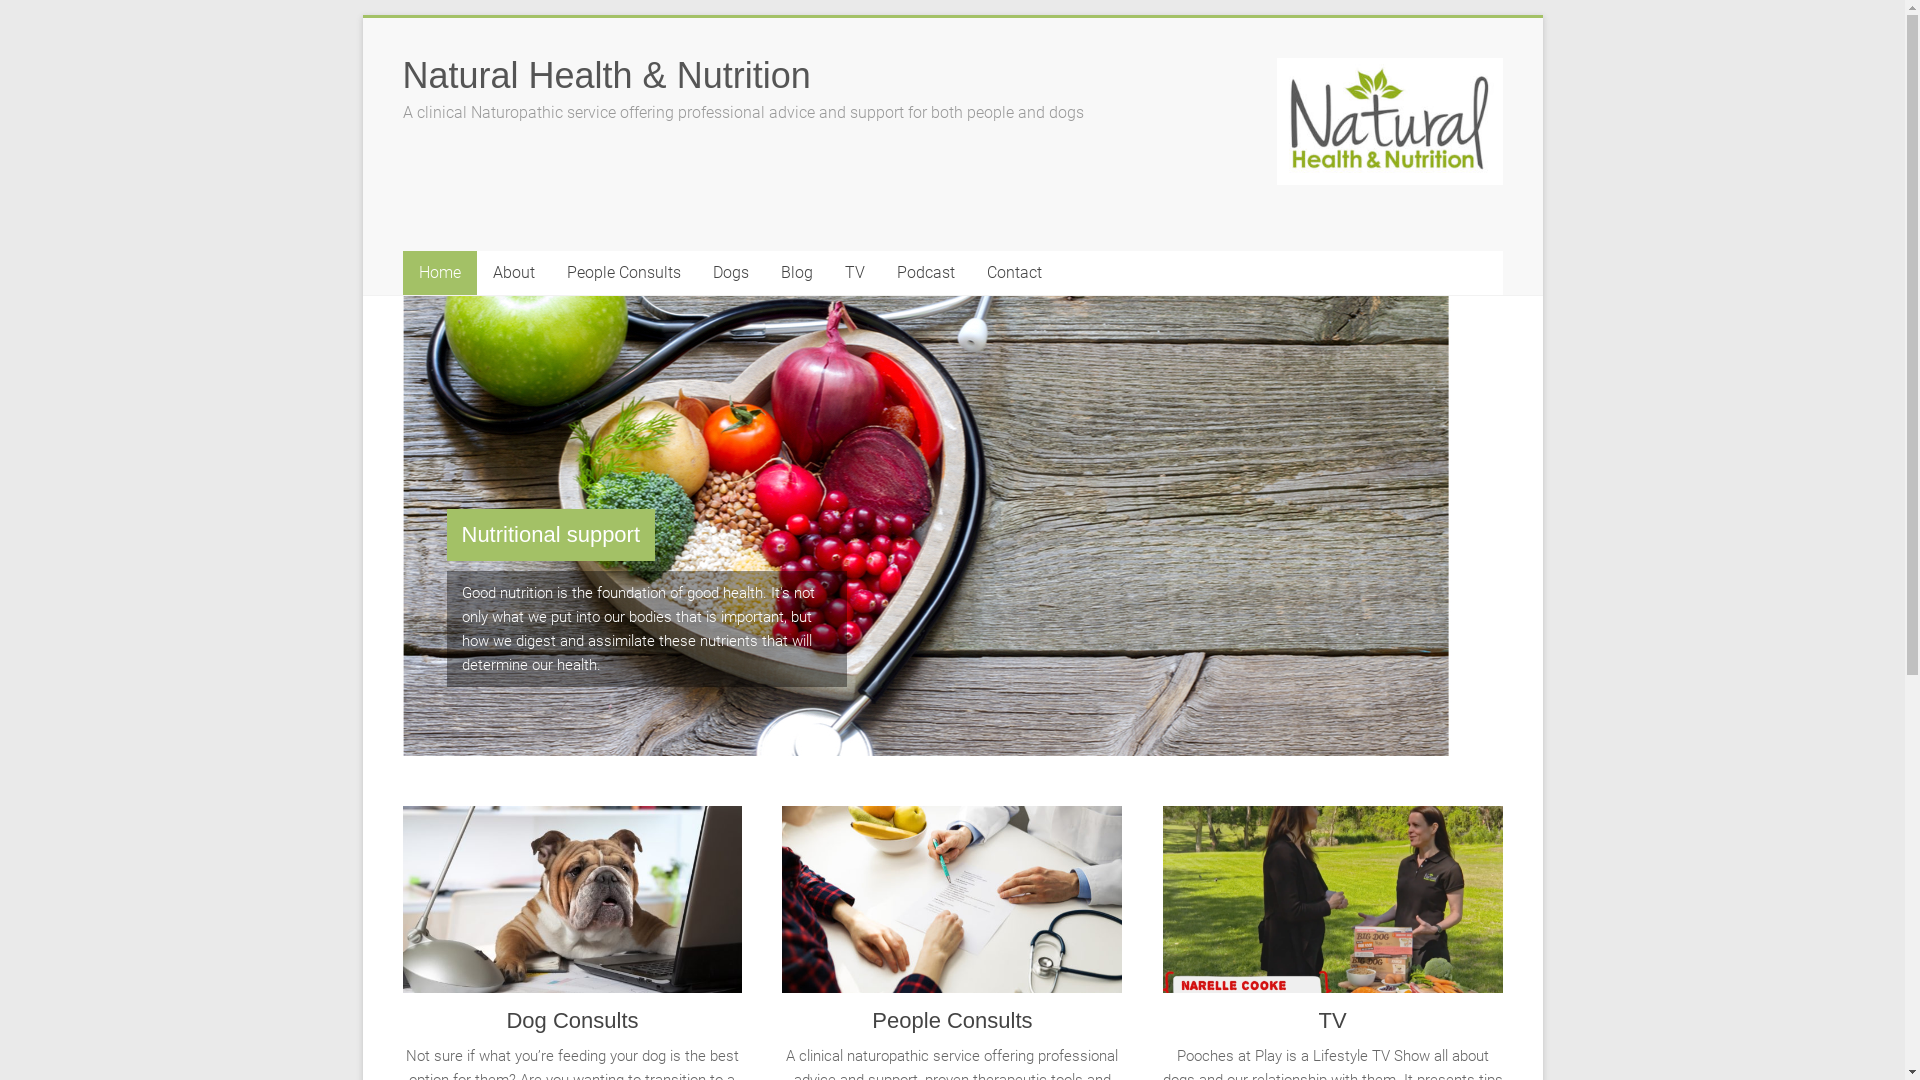 This screenshot has width=1920, height=1080. I want to click on 'Contact', so click(969, 273).